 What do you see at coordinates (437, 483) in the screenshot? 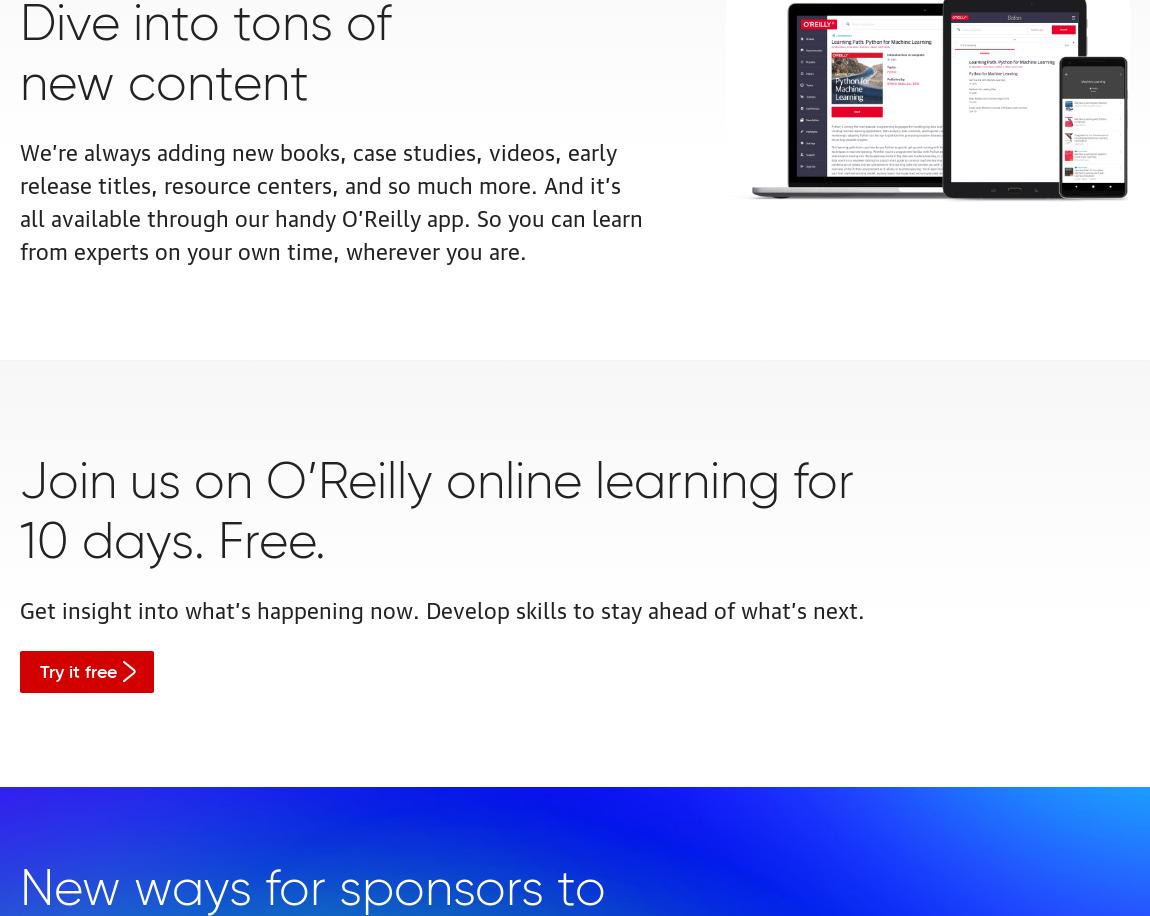
I see `'Join us on O’Reilly online learning for'` at bounding box center [437, 483].